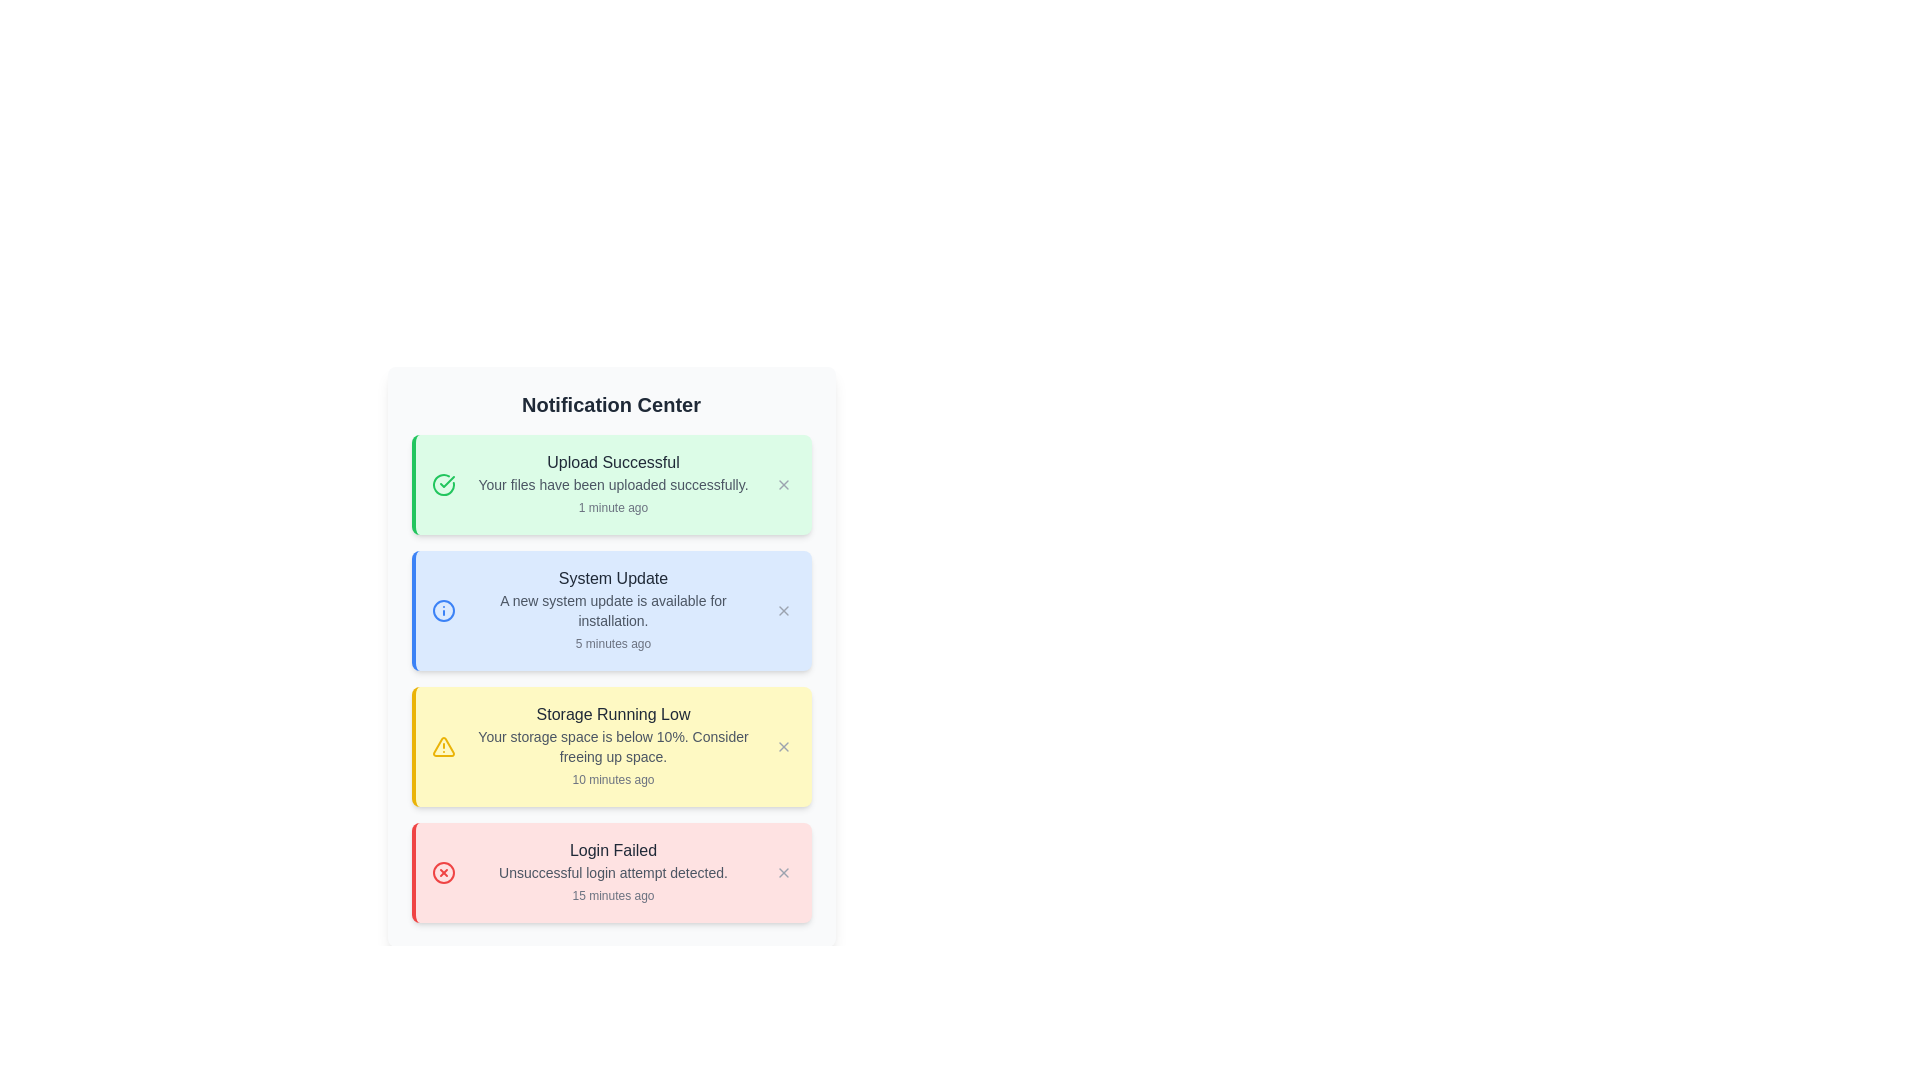 This screenshot has width=1920, height=1080. Describe the element at coordinates (442, 747) in the screenshot. I see `the alert icon indicating low storage space in the 'Storage Running Low' notification panel` at that location.